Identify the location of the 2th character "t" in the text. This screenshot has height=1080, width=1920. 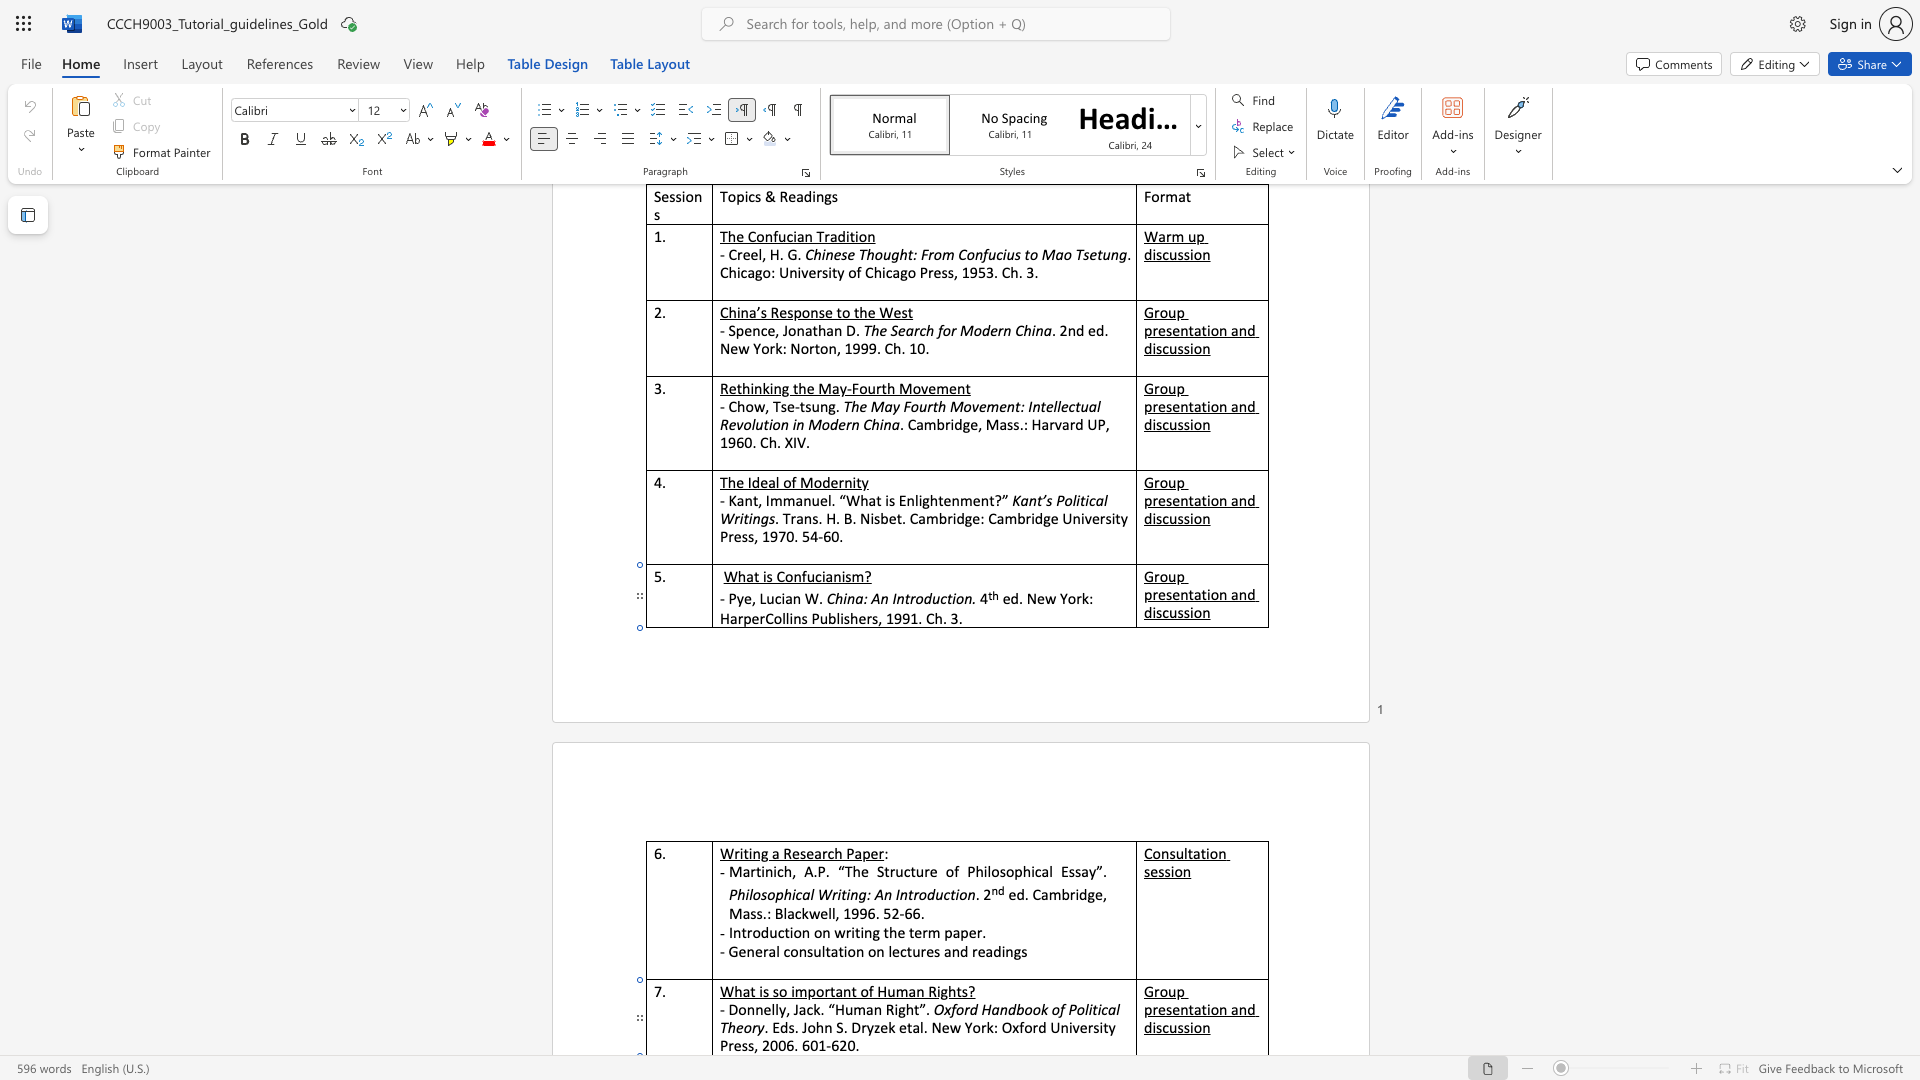
(1203, 1009).